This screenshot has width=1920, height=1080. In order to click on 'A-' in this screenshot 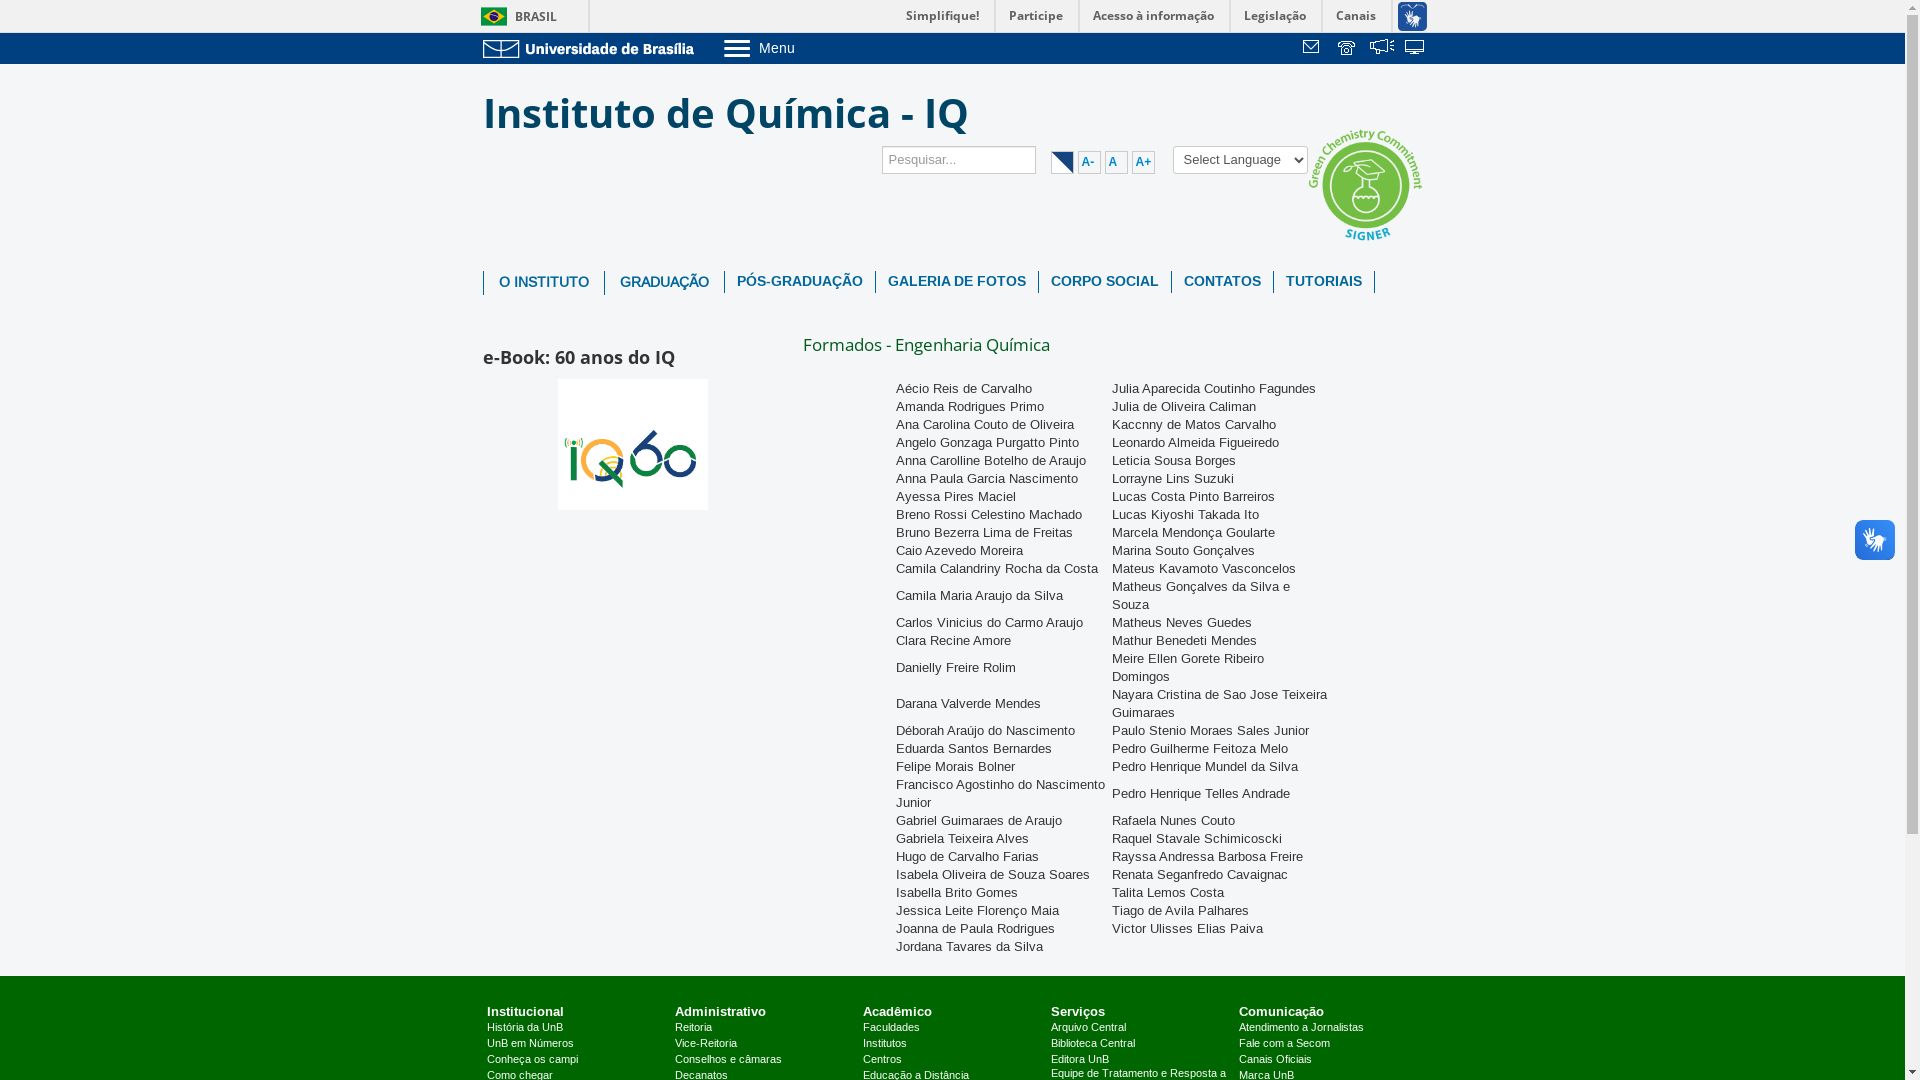, I will do `click(1088, 161)`.